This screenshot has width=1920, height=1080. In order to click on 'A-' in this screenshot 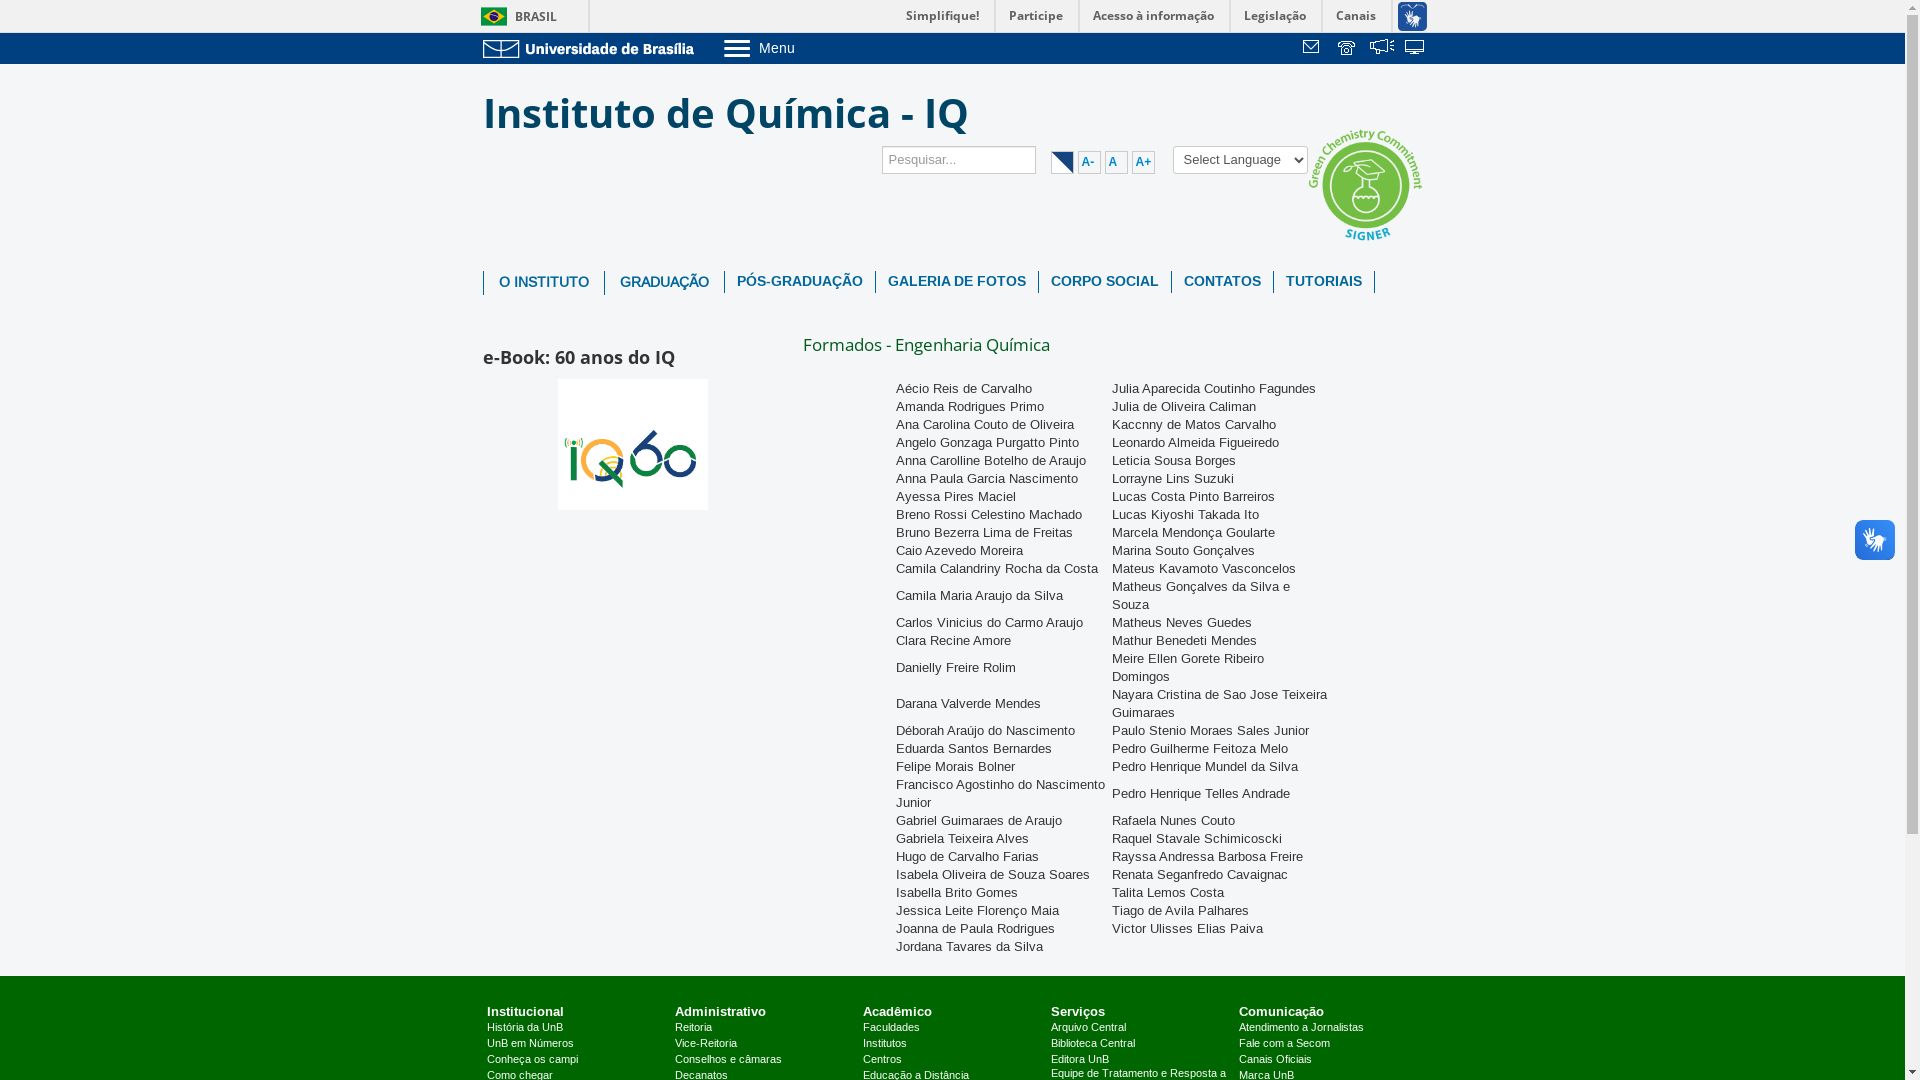, I will do `click(1088, 161)`.